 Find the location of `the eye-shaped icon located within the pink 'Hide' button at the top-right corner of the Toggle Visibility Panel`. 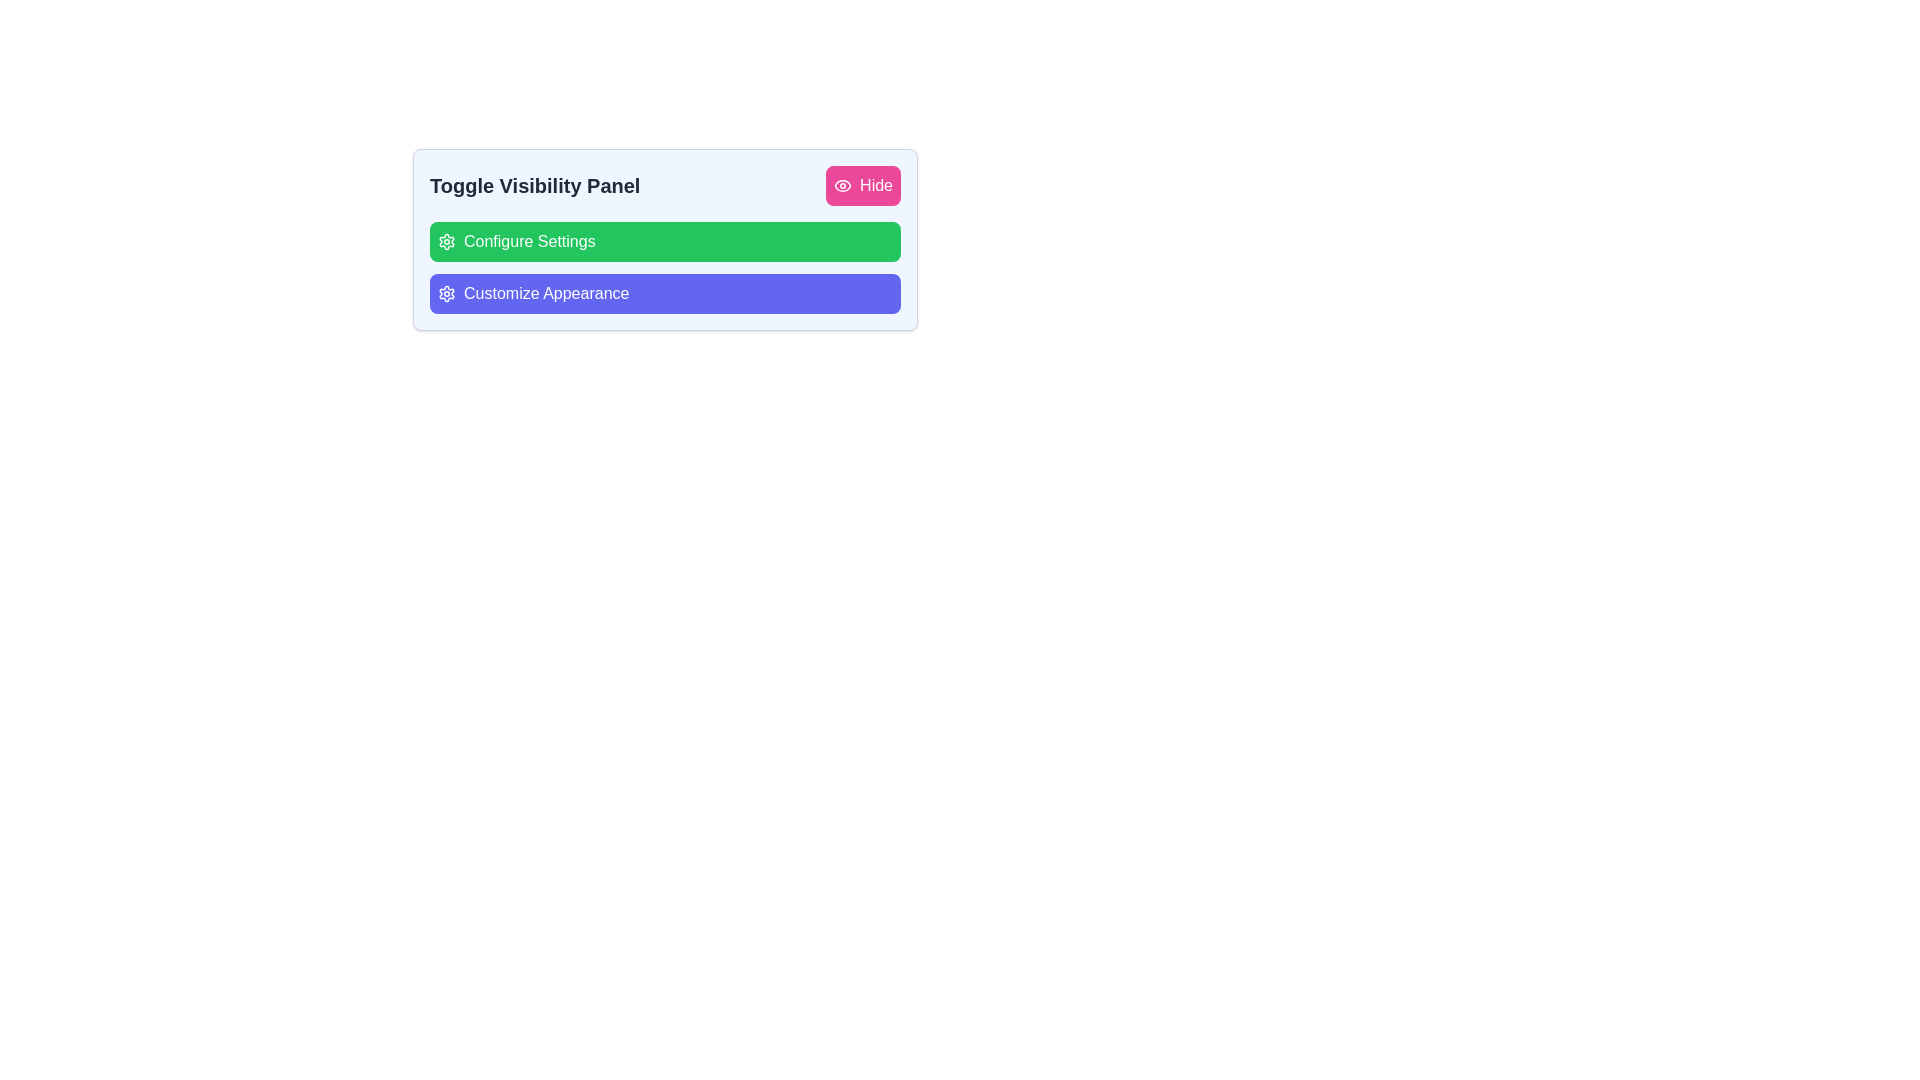

the eye-shaped icon located within the pink 'Hide' button at the top-right corner of the Toggle Visibility Panel is located at coordinates (843, 185).